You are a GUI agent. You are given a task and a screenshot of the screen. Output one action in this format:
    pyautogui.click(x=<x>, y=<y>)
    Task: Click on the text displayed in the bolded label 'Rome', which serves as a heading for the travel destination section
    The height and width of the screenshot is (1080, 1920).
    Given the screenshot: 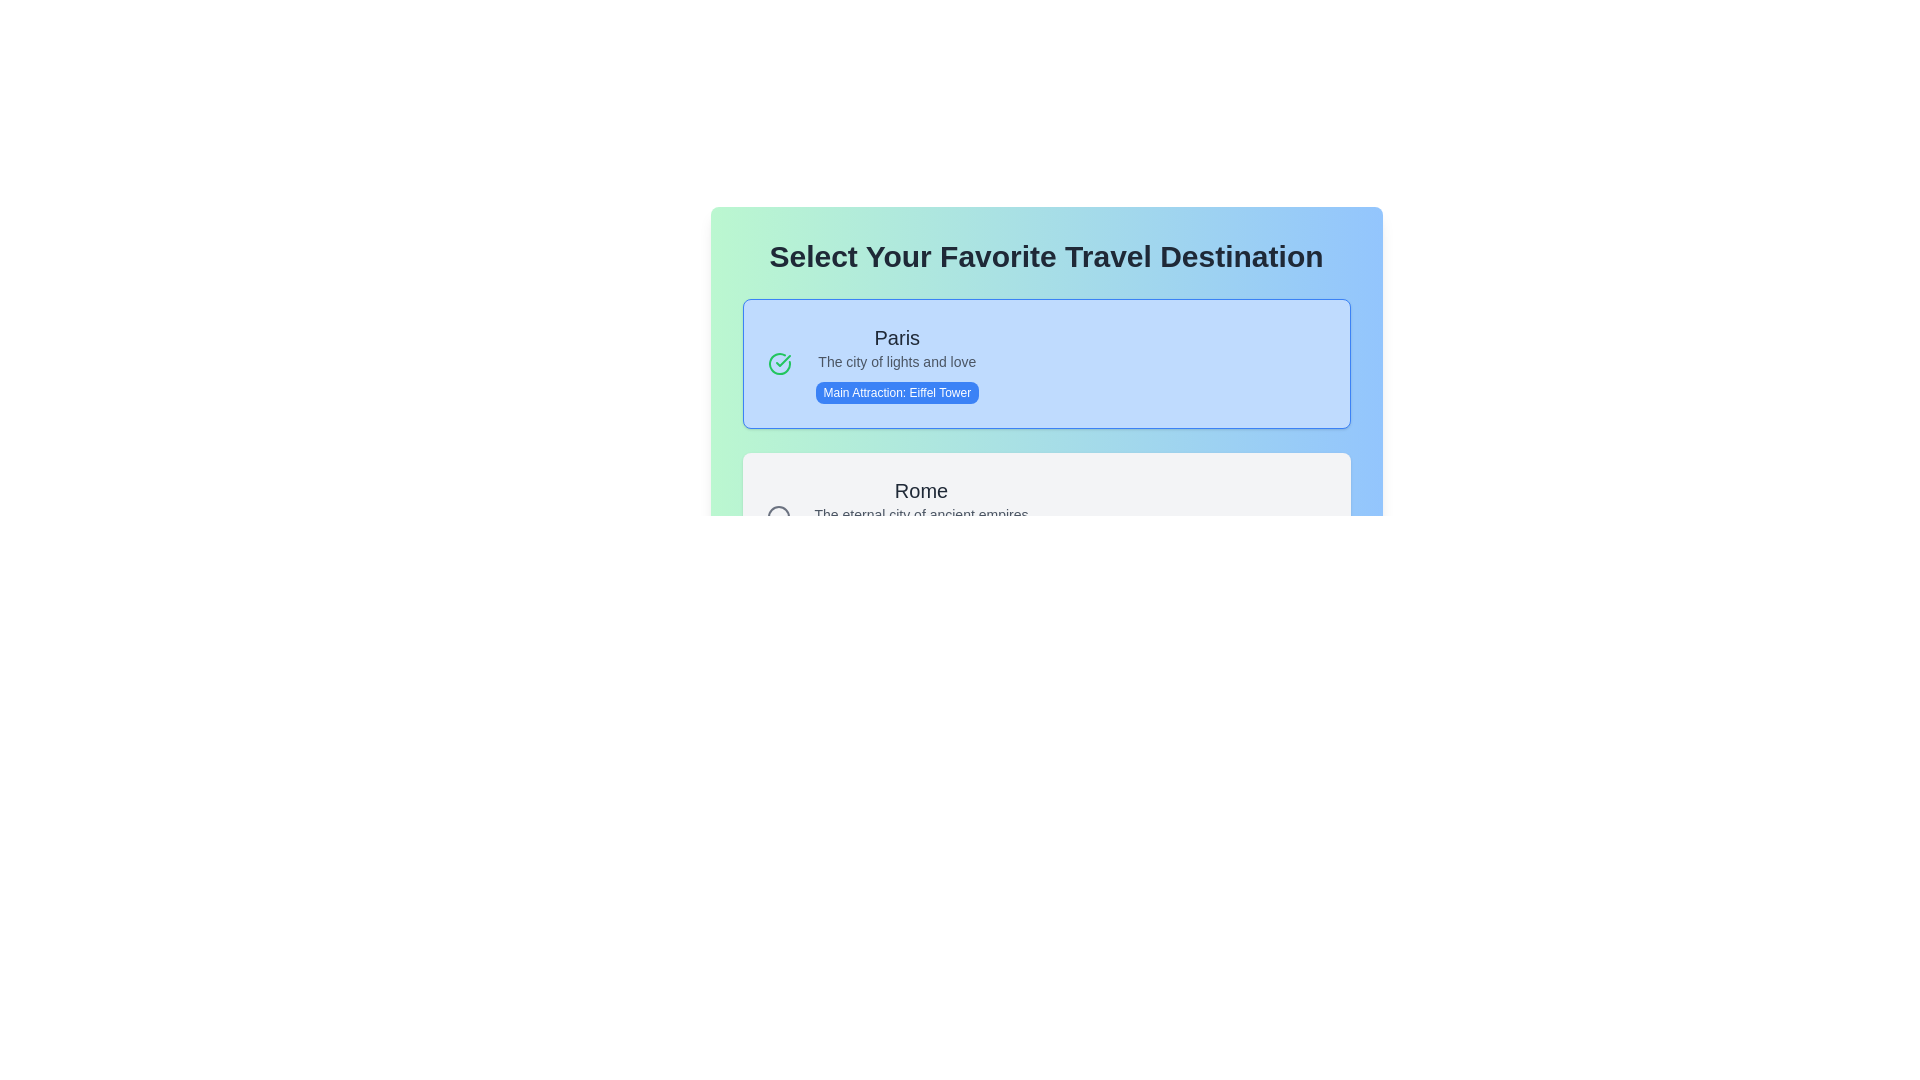 What is the action you would take?
    pyautogui.click(x=920, y=490)
    